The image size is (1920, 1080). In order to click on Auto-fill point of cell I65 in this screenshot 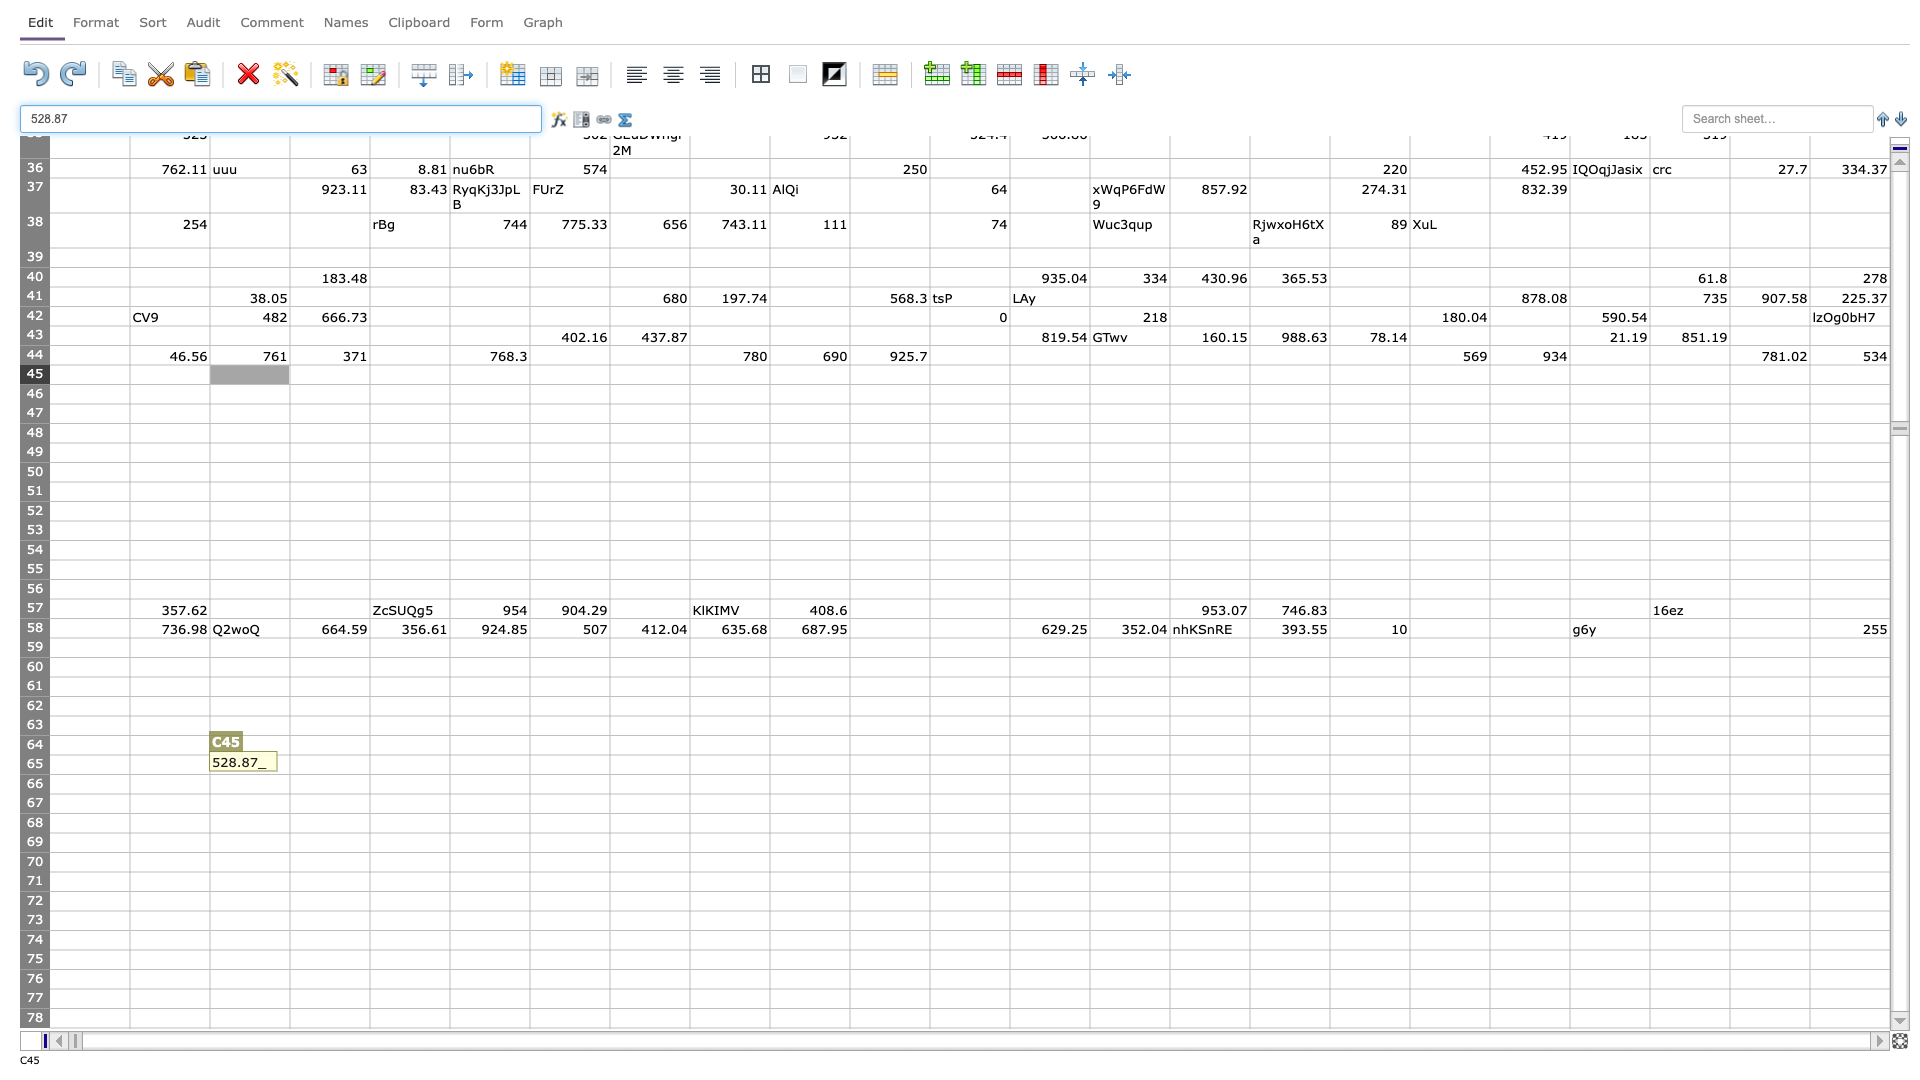, I will do `click(768, 773)`.